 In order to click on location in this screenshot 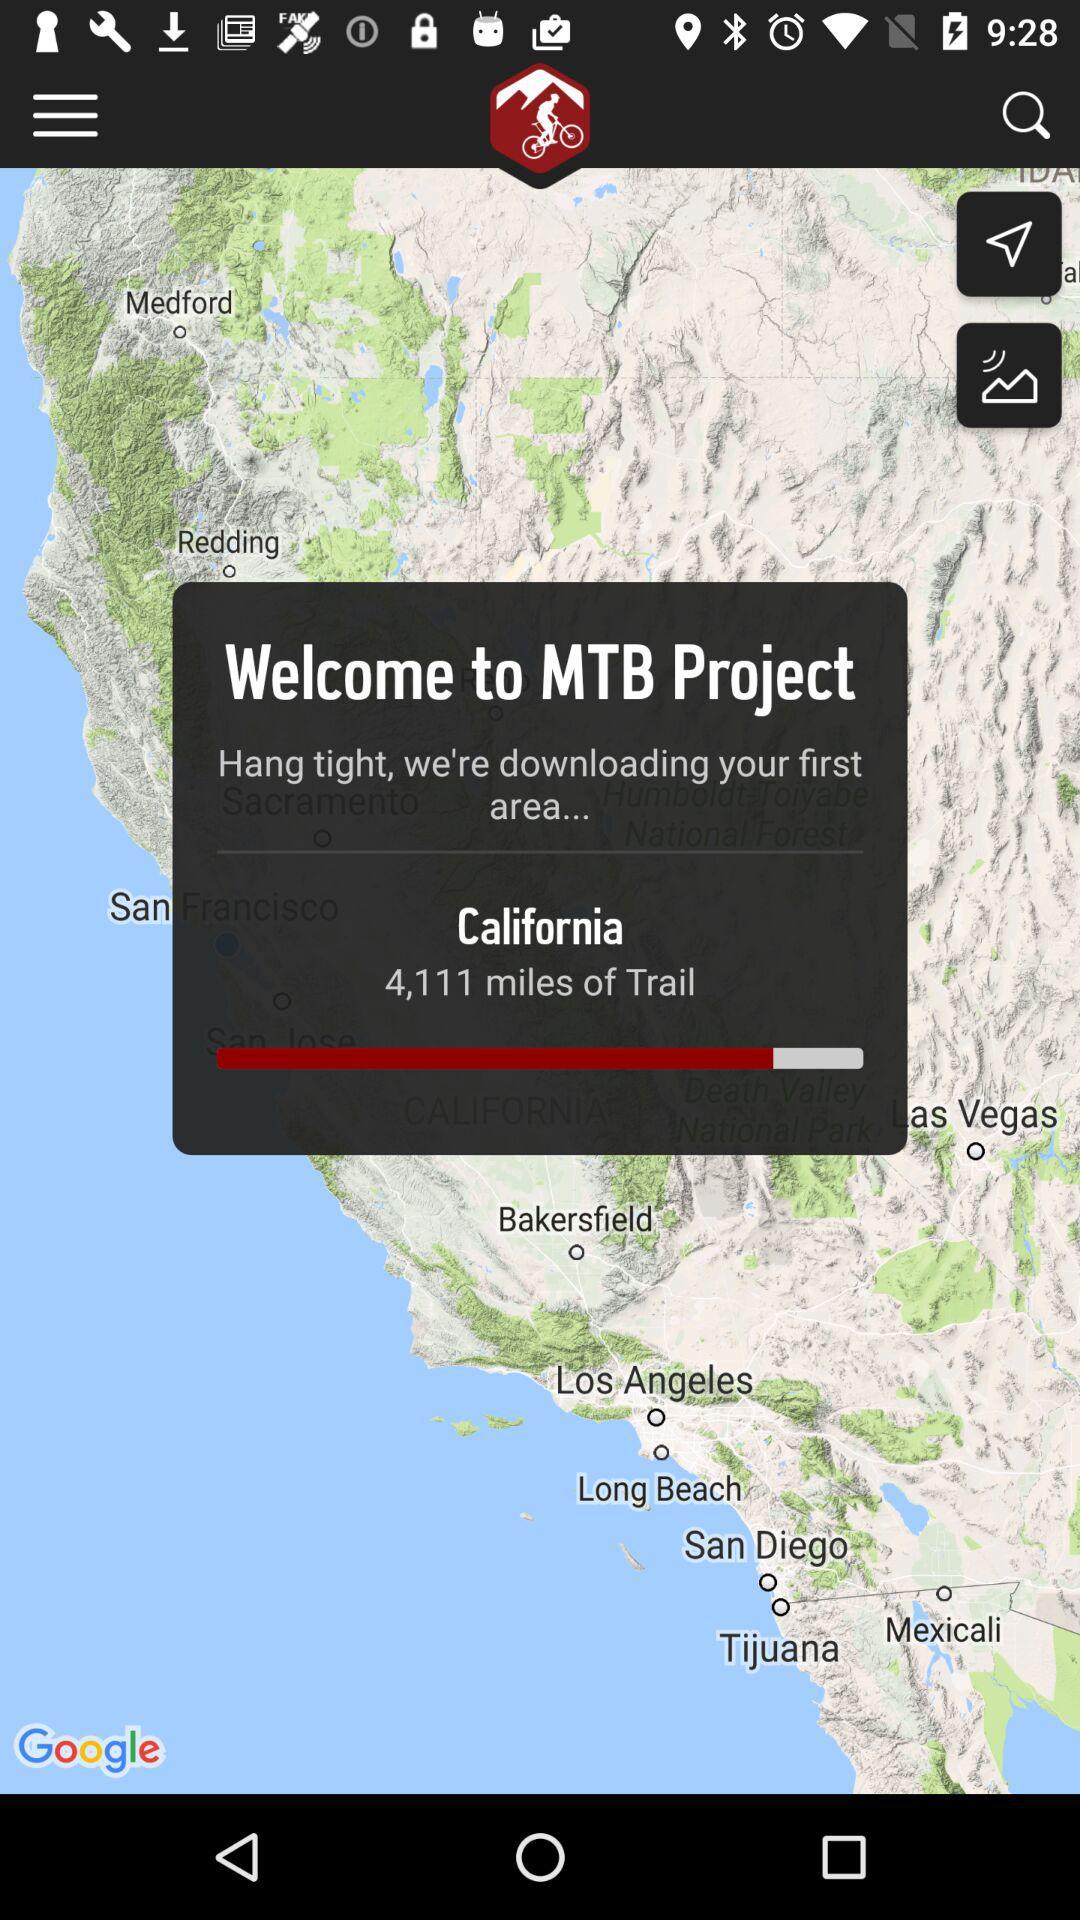, I will do `click(1009, 380)`.